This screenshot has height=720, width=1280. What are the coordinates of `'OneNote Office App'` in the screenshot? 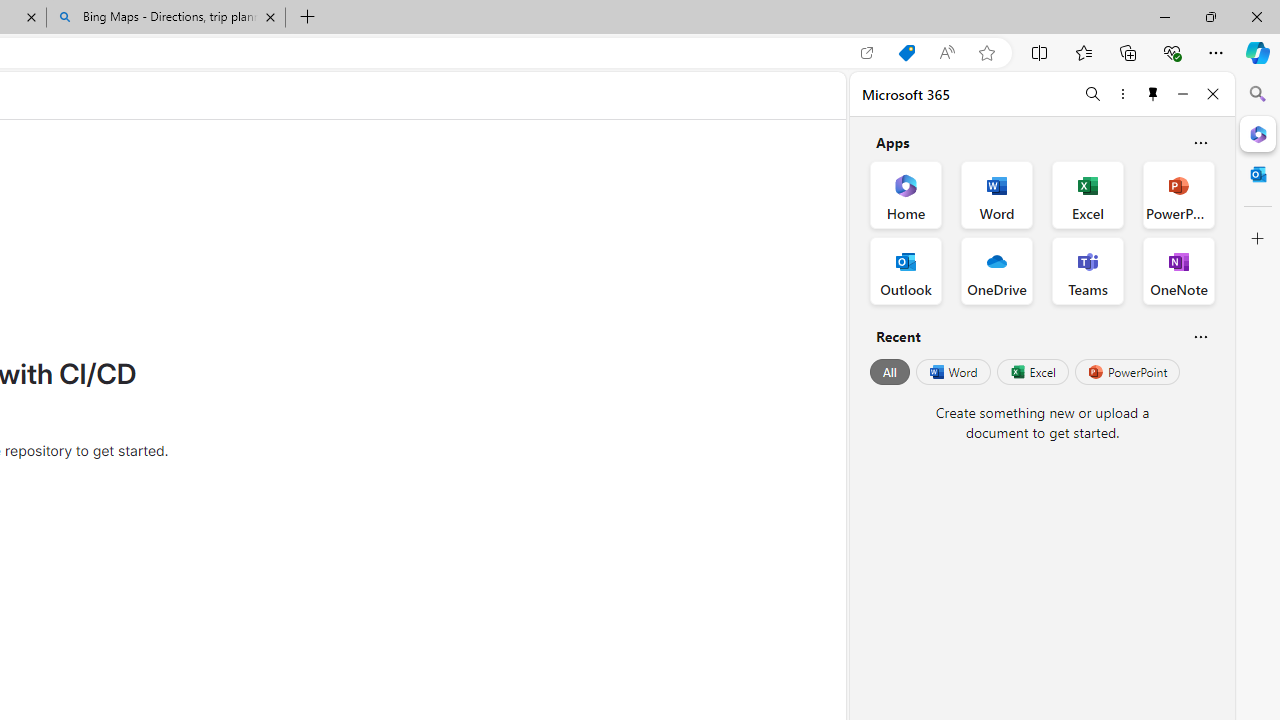 It's located at (1178, 271).